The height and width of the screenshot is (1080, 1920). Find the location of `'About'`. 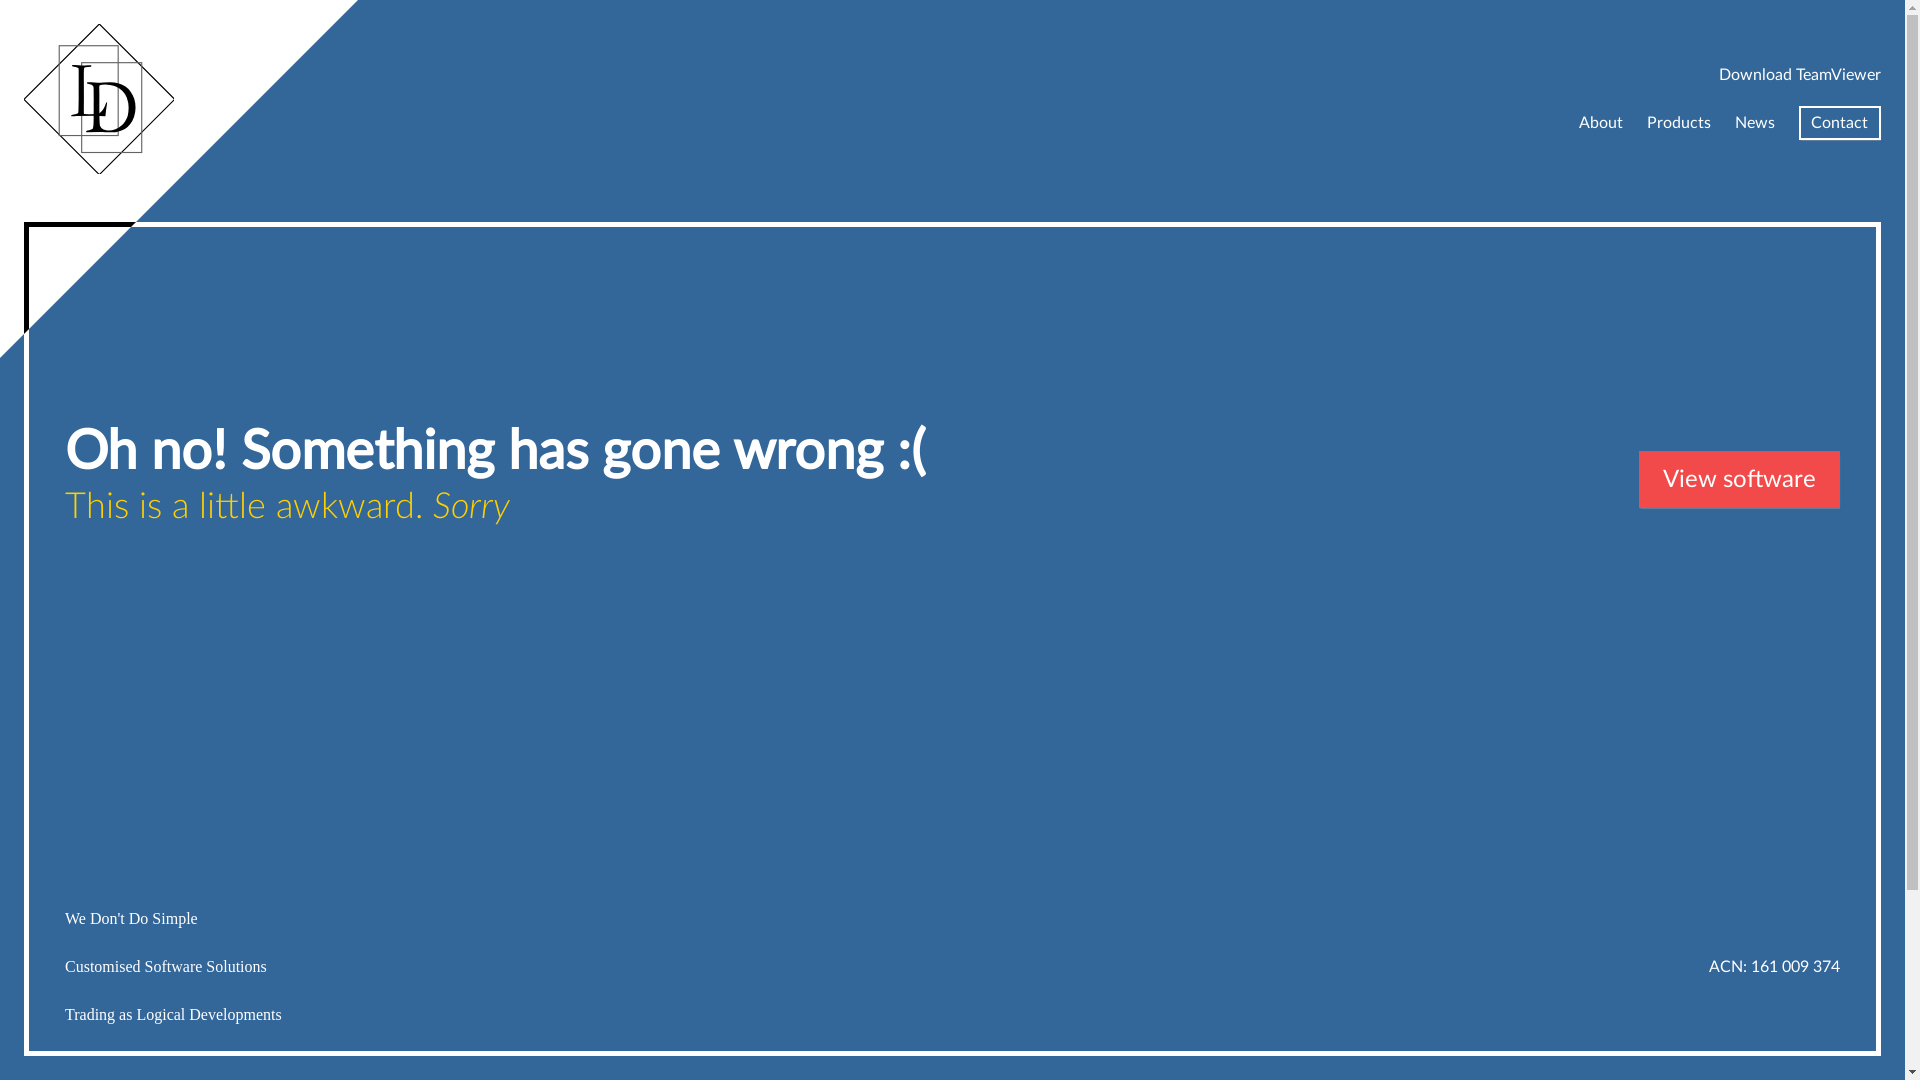

'About' is located at coordinates (1578, 123).